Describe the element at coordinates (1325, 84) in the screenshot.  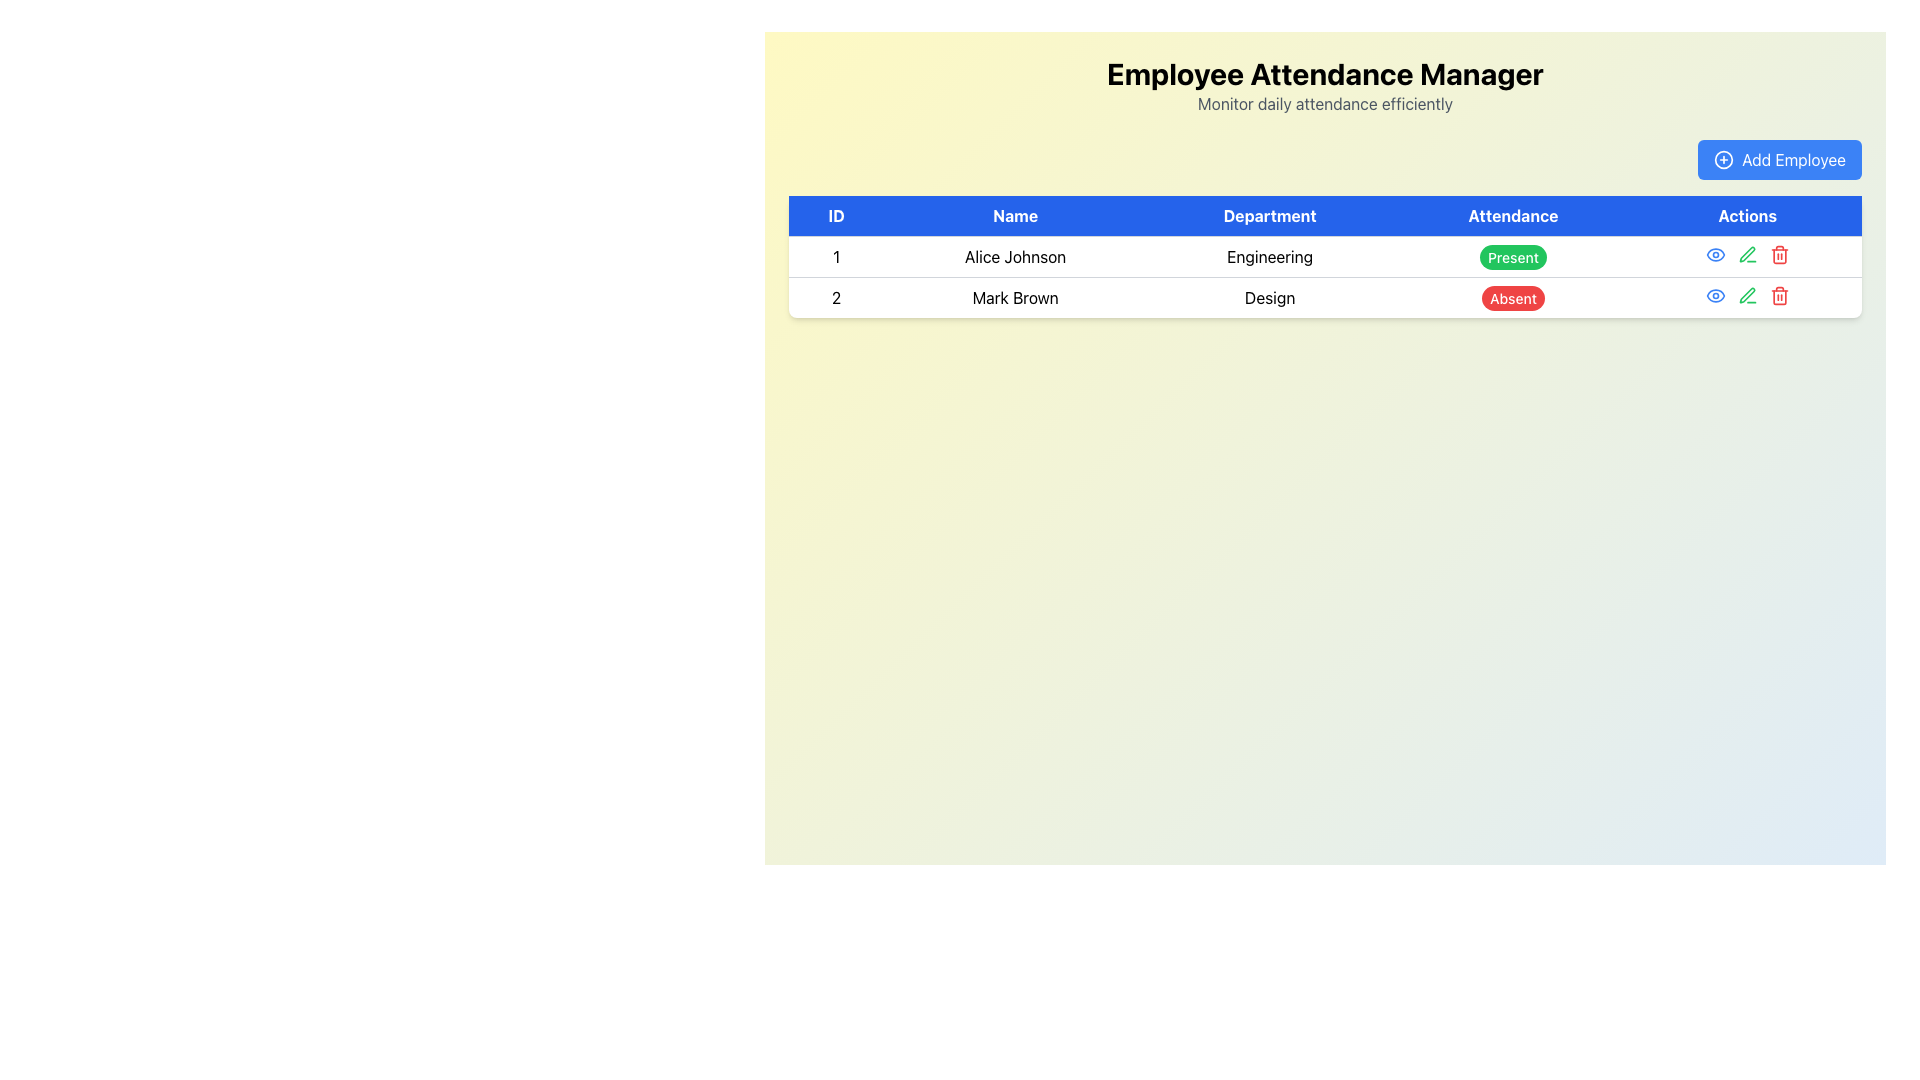
I see `the Typography element that serves as the title and subtitle for the interface, located at the top of the page and positioned centrally, directly above the 'Add Employee' button` at that location.